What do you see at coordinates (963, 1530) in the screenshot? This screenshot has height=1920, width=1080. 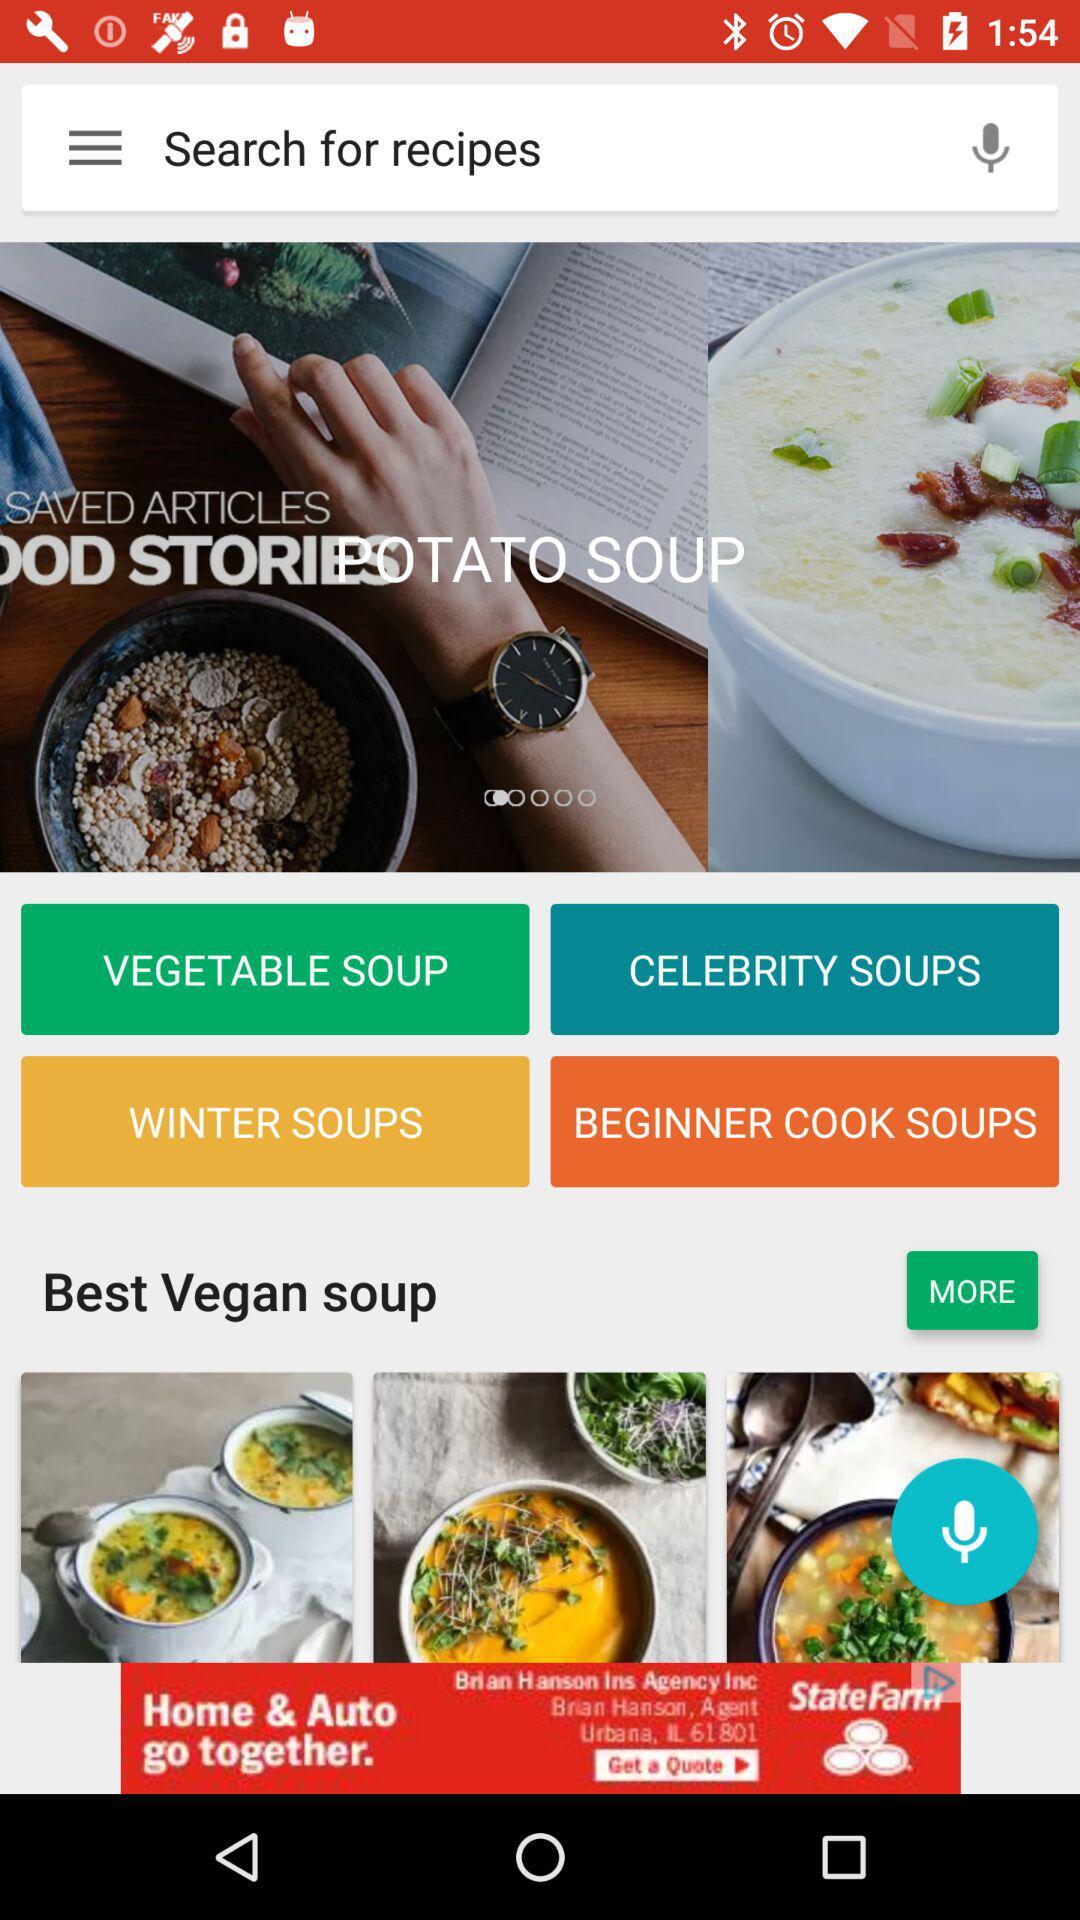 I see `activate voice search` at bounding box center [963, 1530].